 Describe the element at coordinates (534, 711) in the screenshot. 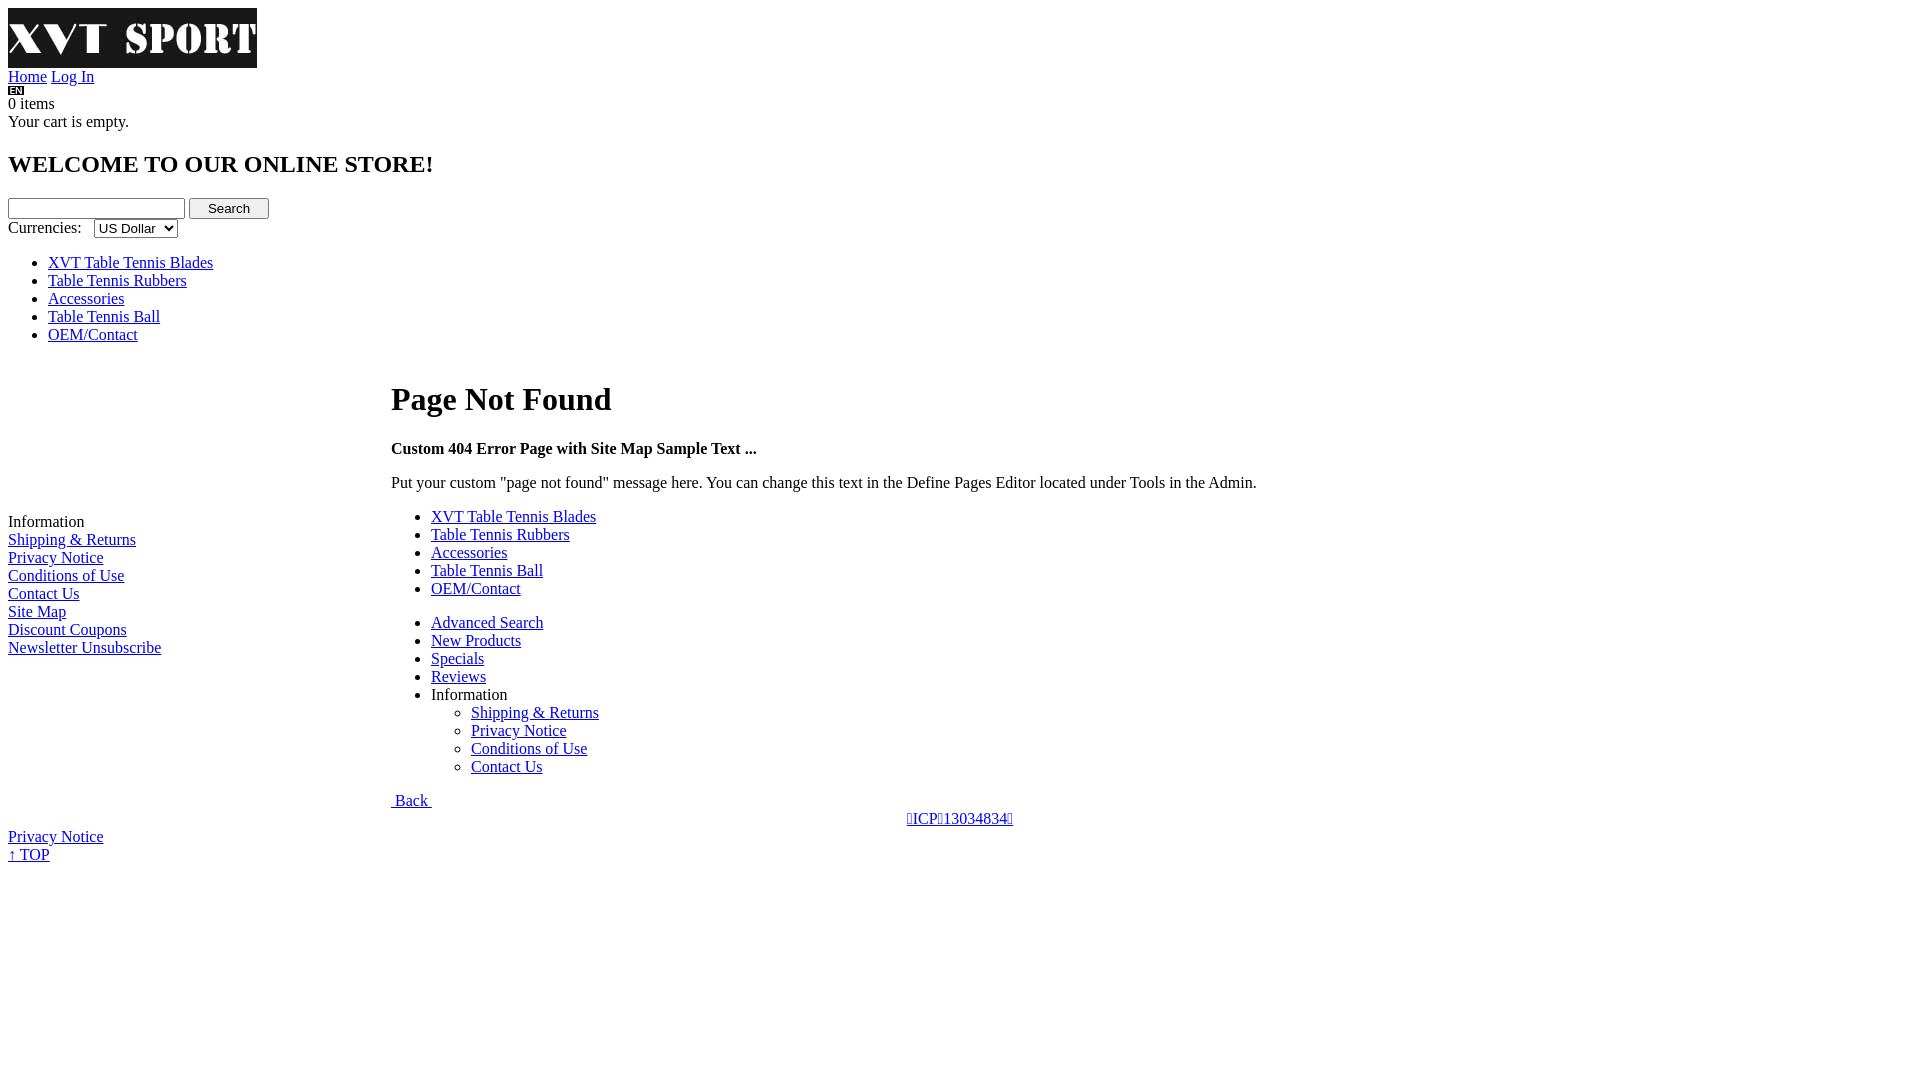

I see `'Shipping & Returns'` at that location.